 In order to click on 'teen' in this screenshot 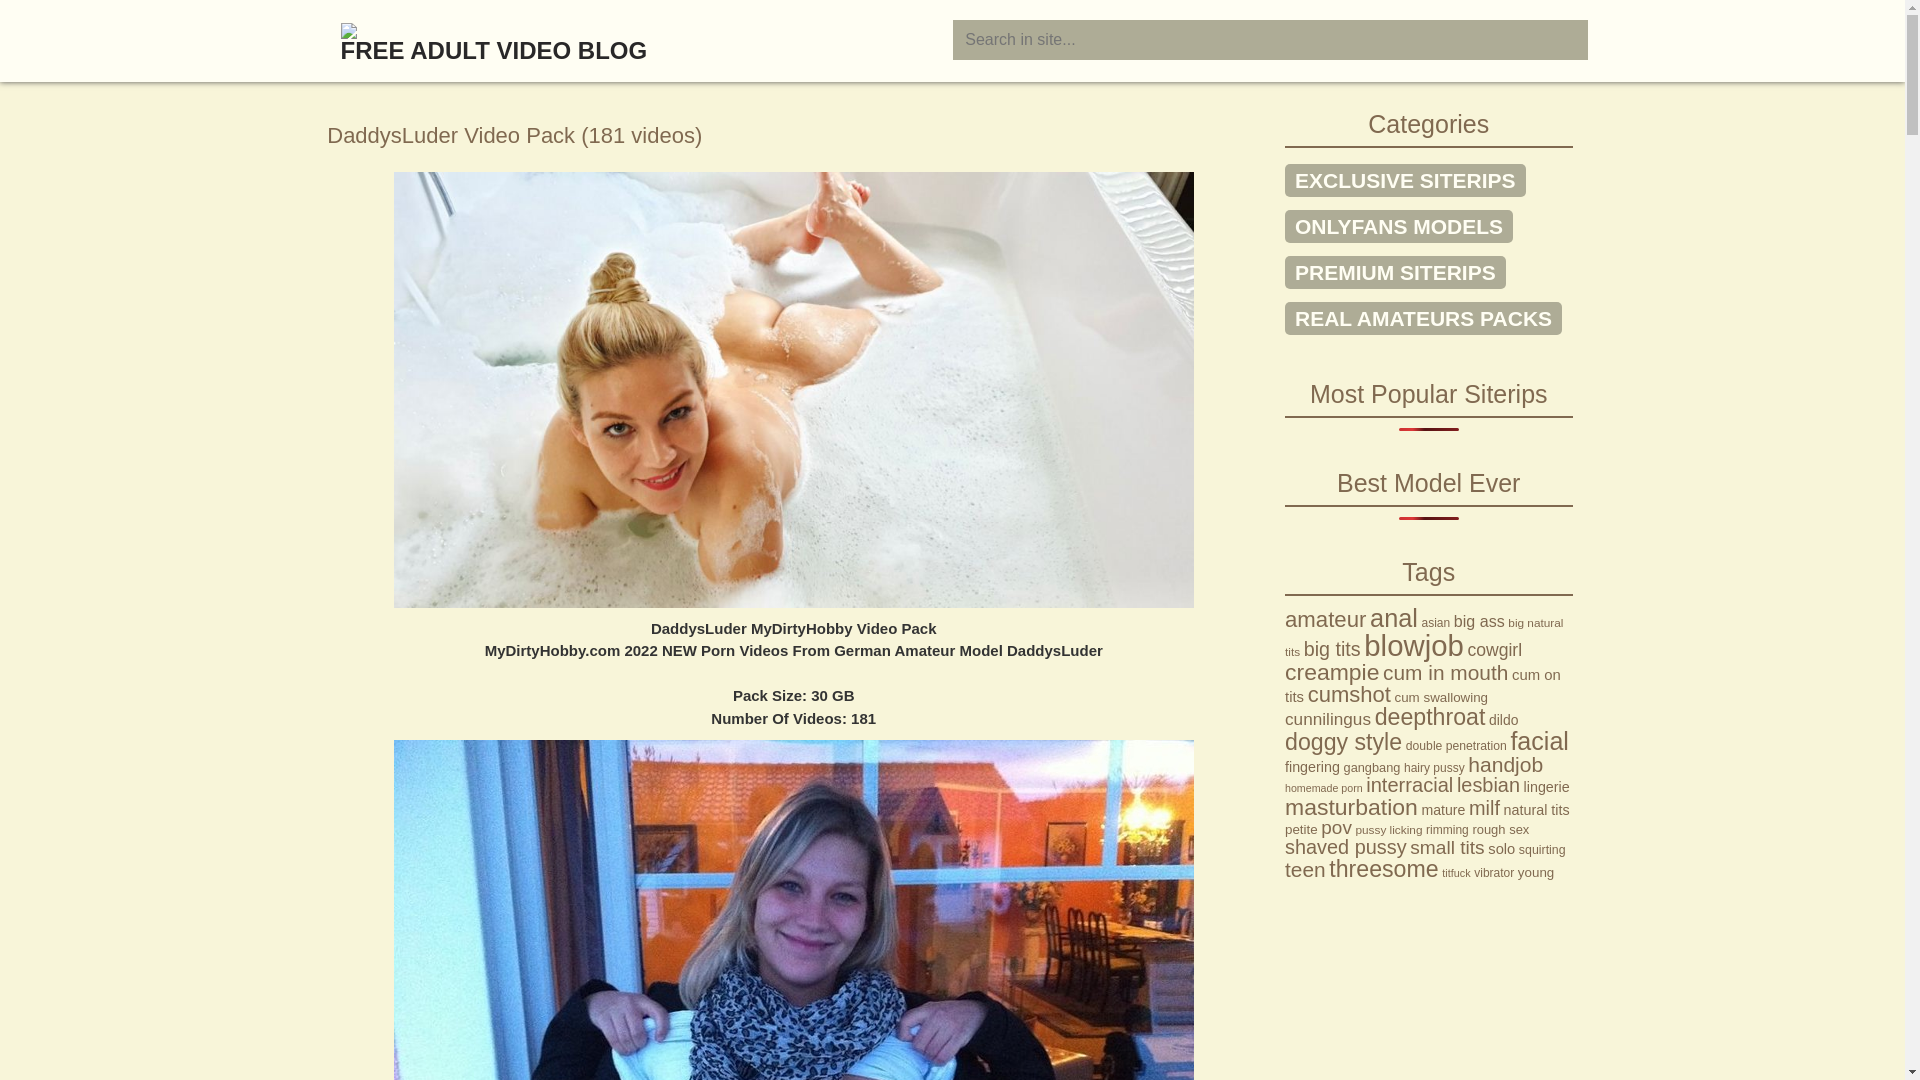, I will do `click(1305, 868)`.